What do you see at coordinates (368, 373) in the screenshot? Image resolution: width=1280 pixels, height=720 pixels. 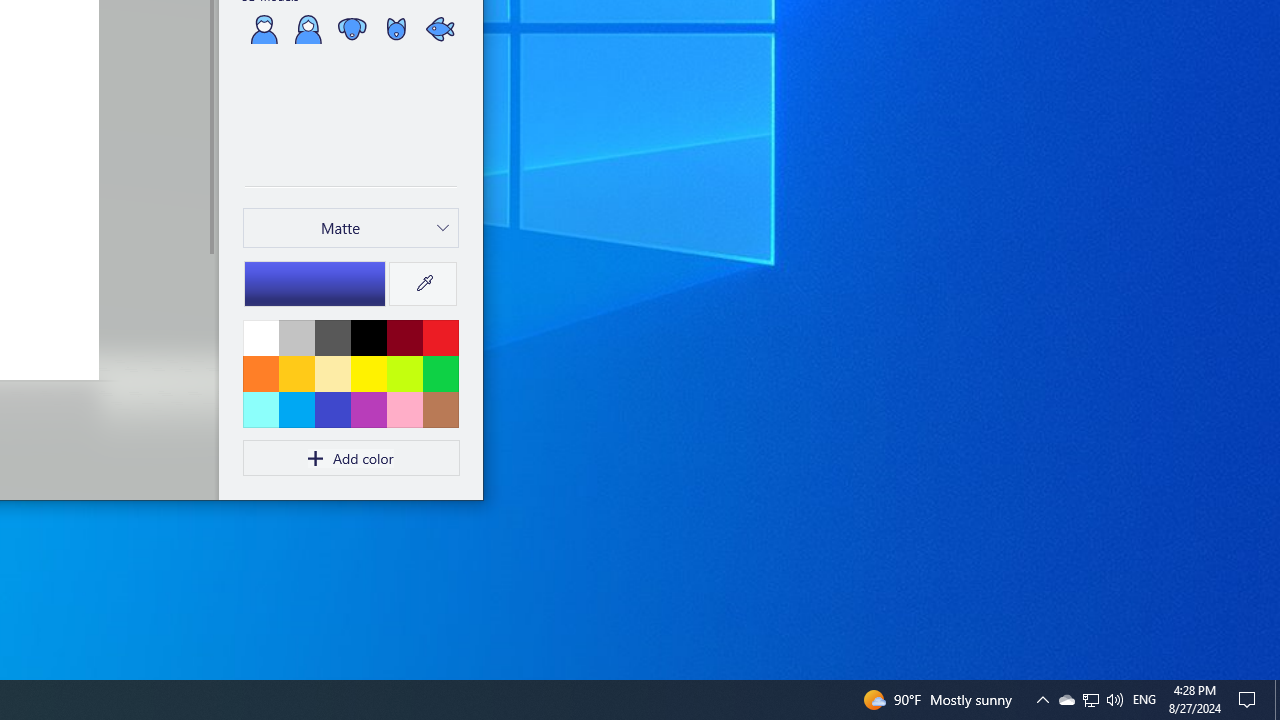 I see `'Yellow'` at bounding box center [368, 373].